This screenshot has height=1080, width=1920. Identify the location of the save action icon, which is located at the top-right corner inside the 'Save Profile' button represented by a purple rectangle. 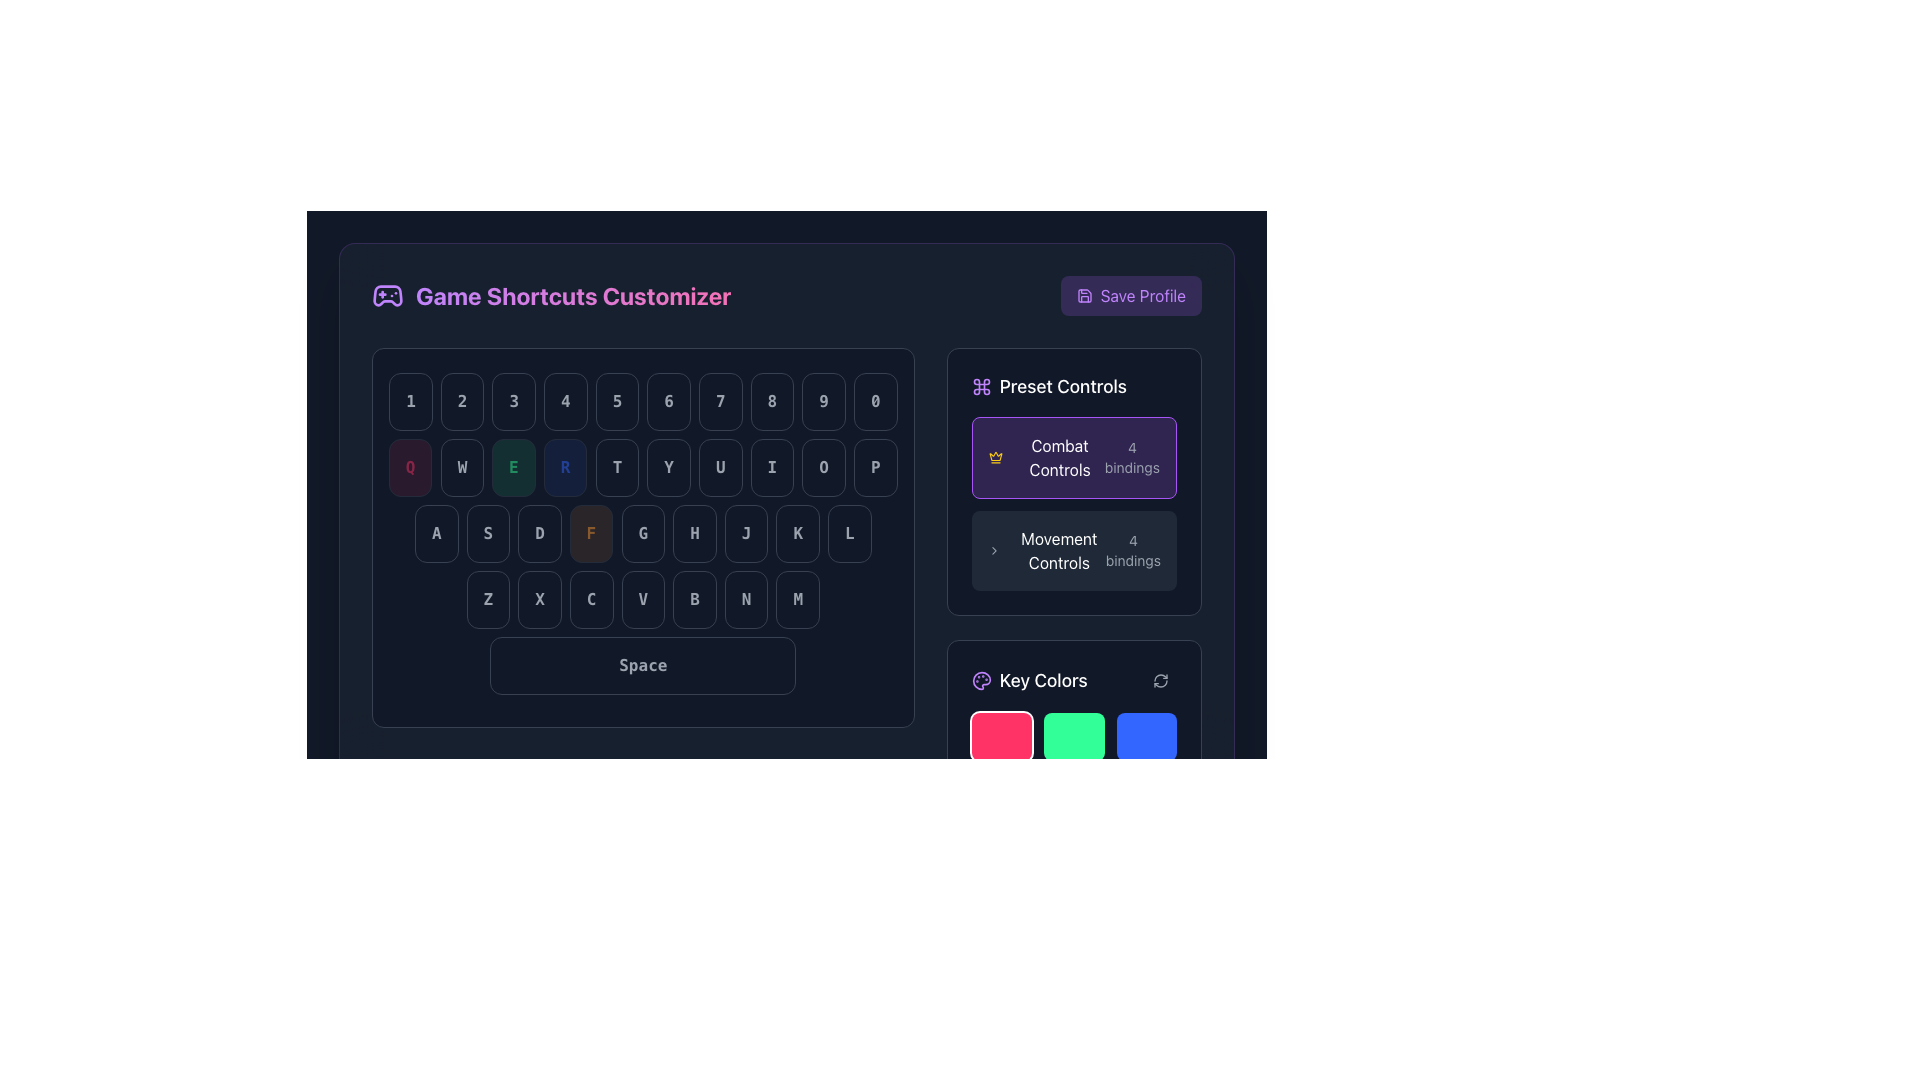
(1083, 296).